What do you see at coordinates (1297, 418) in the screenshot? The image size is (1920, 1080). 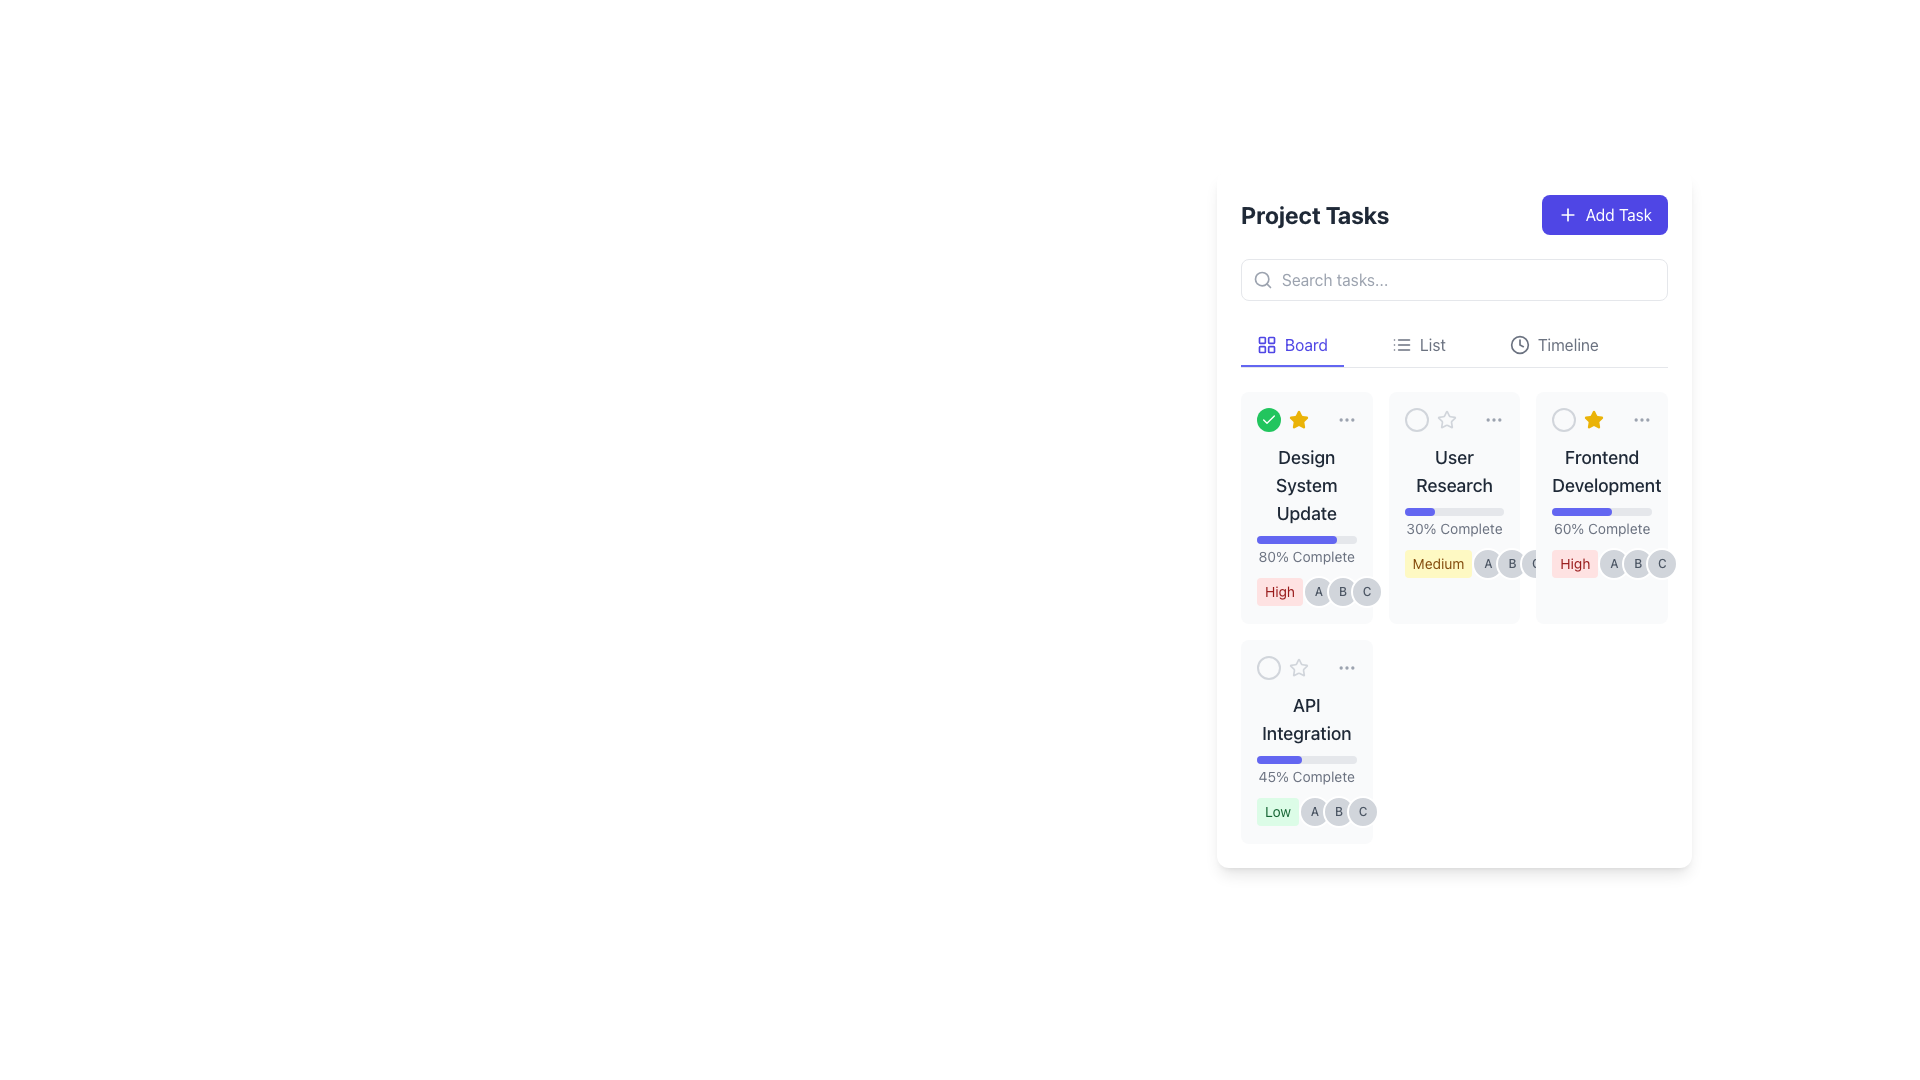 I see `the active star-shaped icon with a filled yellow color located in the top-left corner of the card labeled 'Design System Update'` at bounding box center [1297, 418].